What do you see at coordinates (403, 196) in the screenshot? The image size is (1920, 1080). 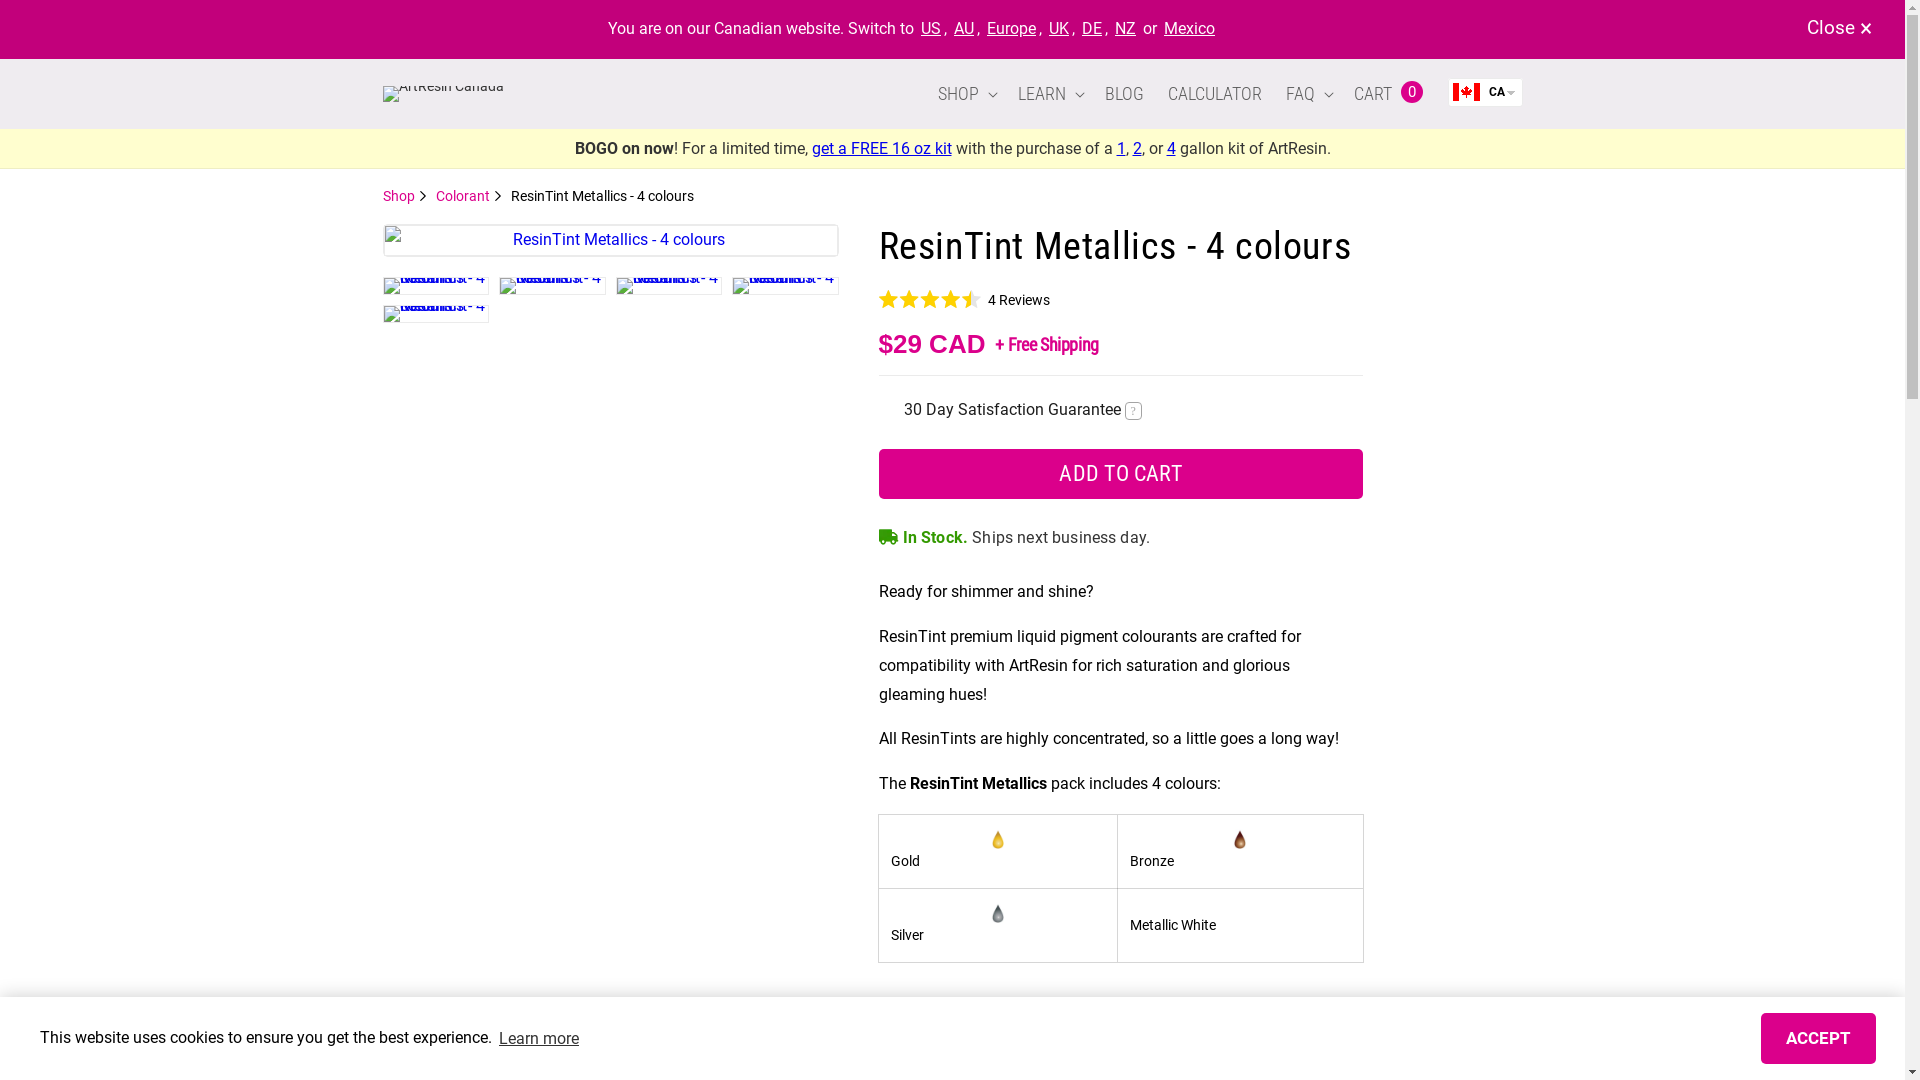 I see `'Shop'` at bounding box center [403, 196].